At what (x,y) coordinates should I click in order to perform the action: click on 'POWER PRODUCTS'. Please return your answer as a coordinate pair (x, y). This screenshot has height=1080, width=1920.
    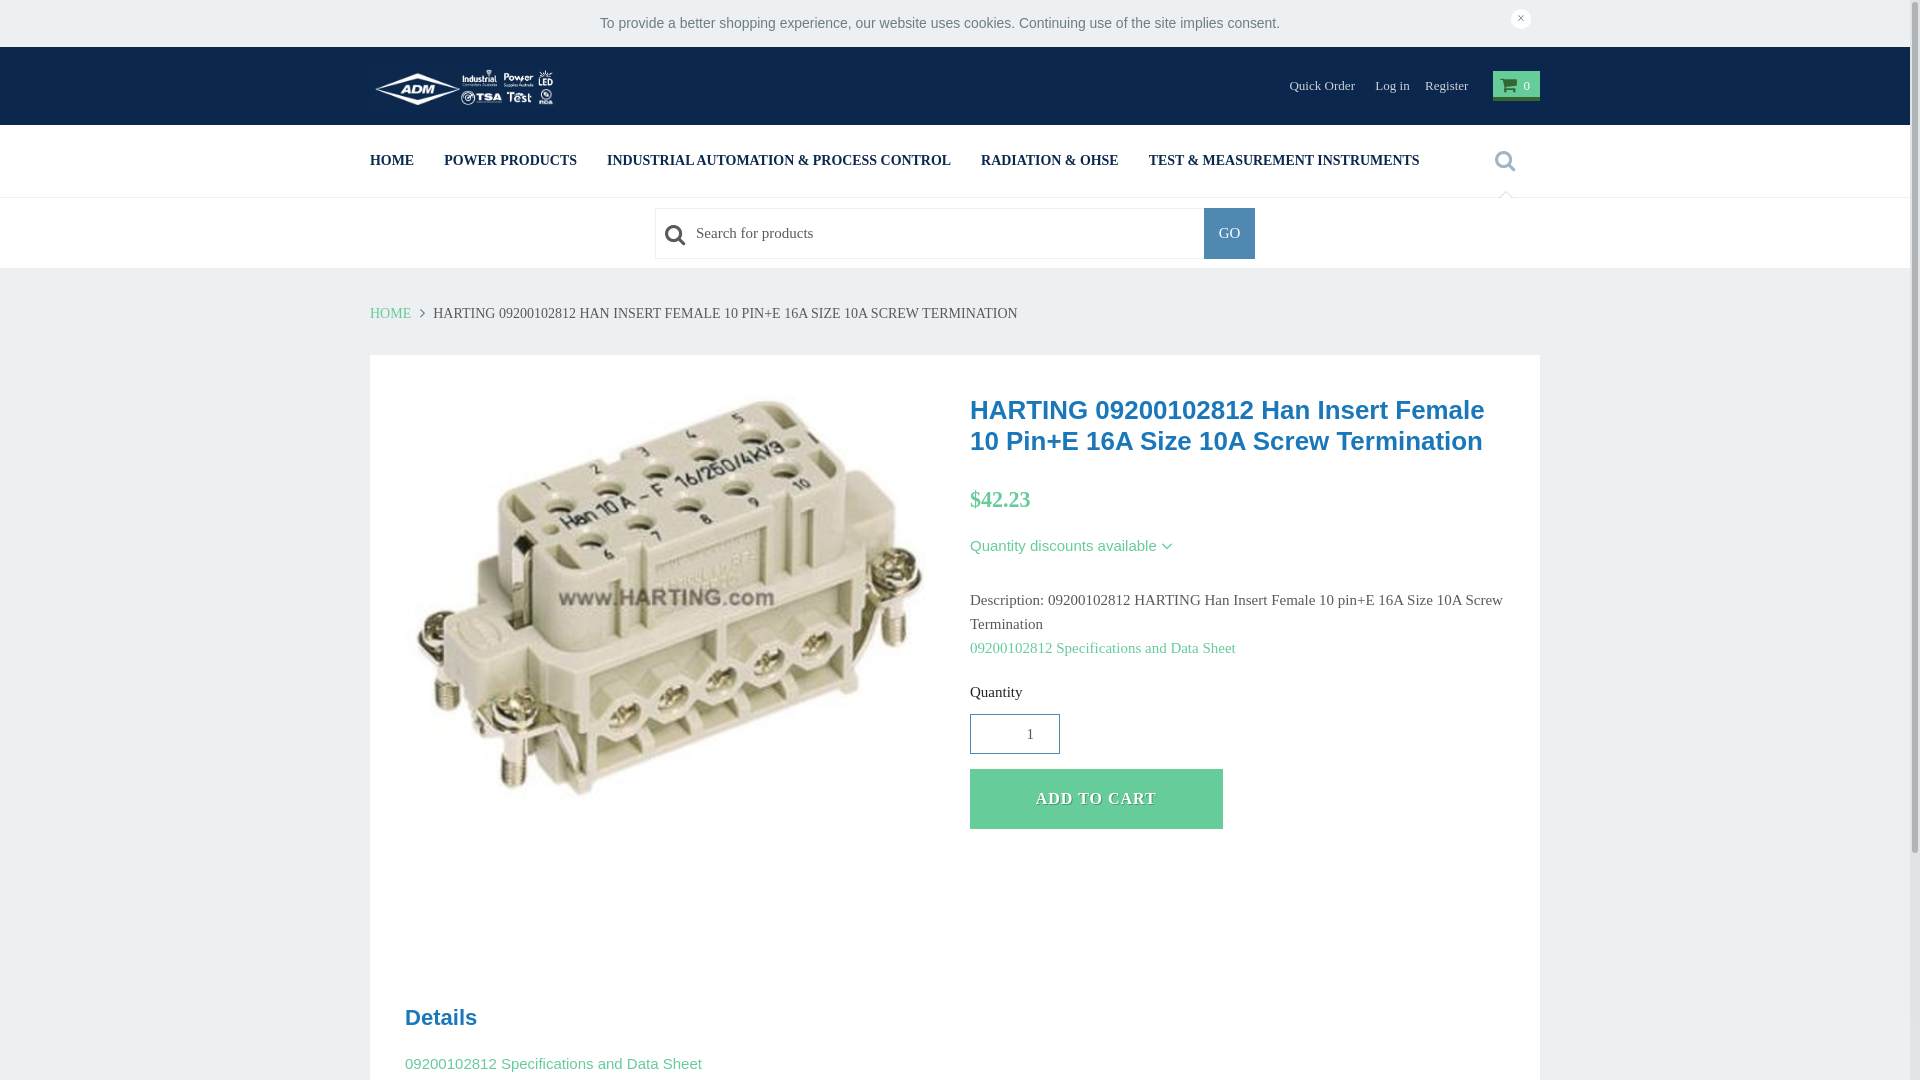
    Looking at the image, I should click on (510, 160).